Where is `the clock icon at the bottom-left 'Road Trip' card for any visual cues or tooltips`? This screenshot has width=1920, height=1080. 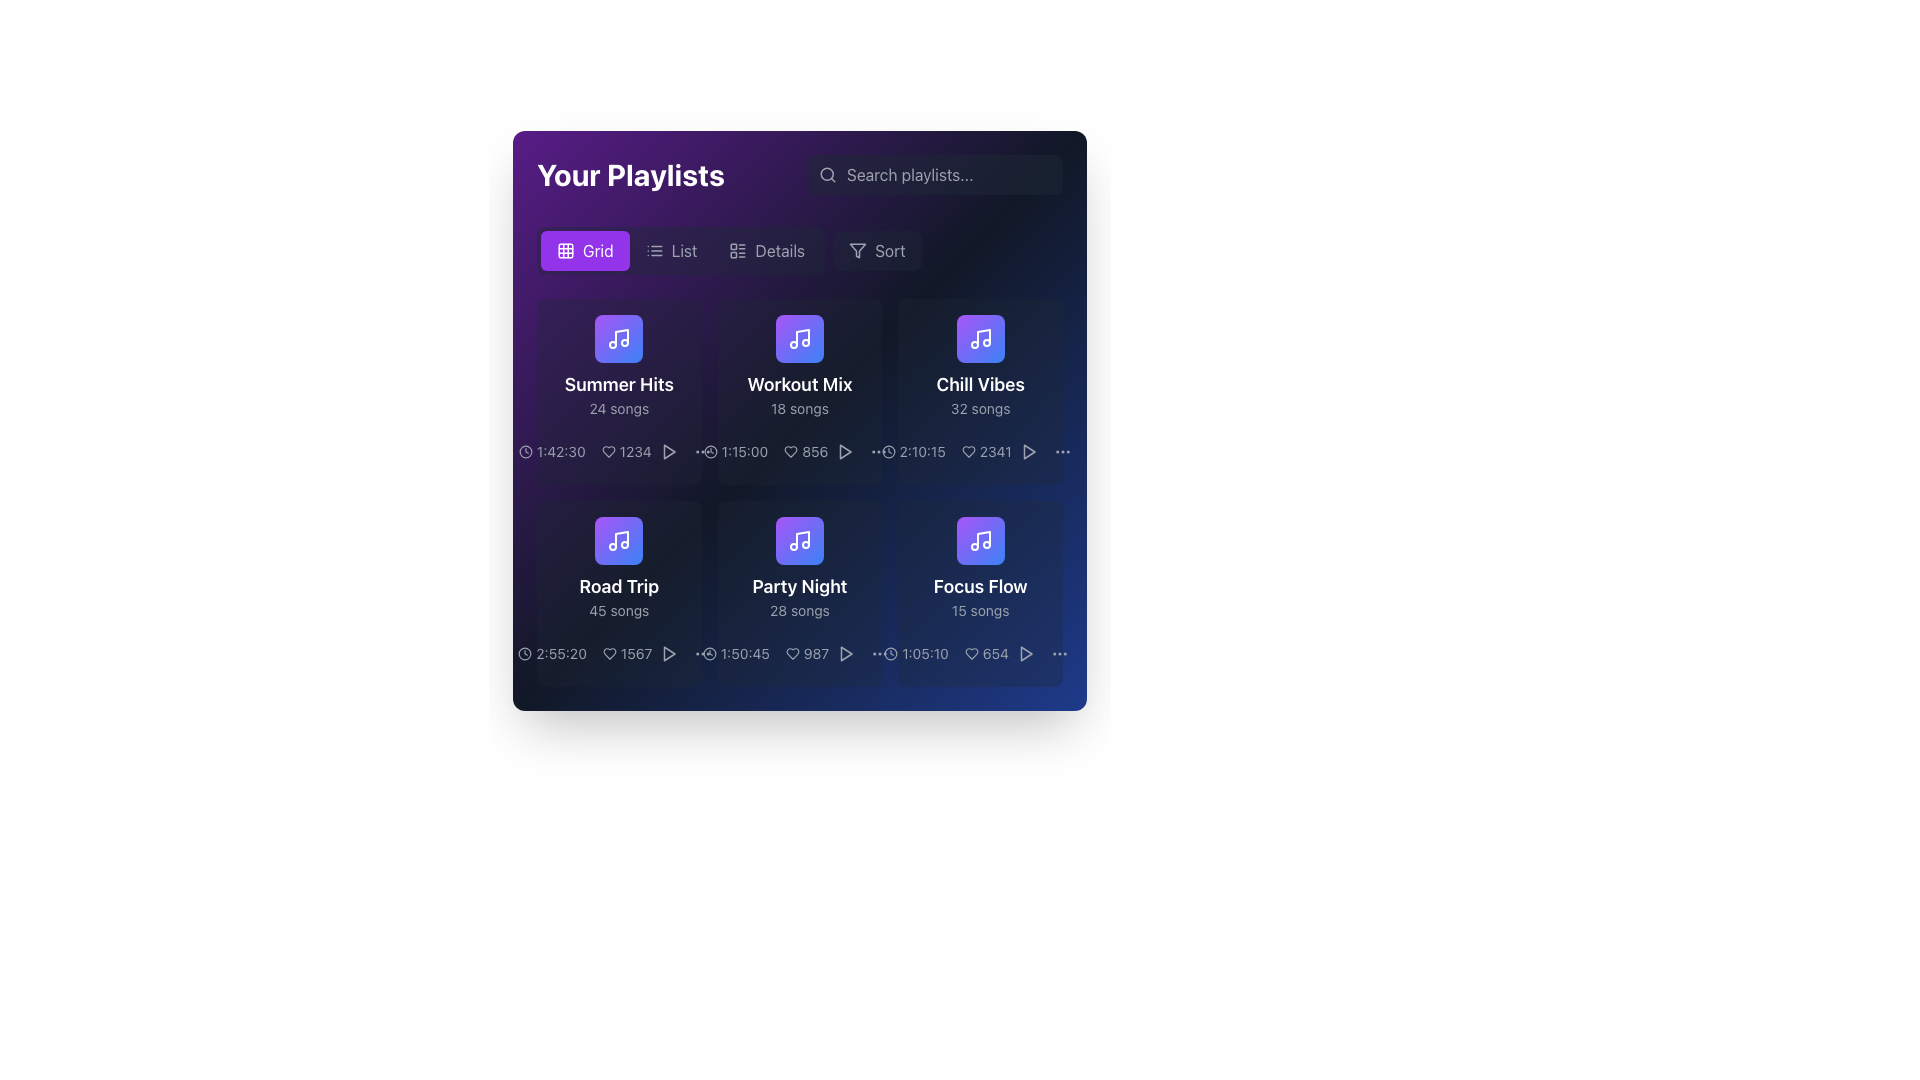 the clock icon at the bottom-left 'Road Trip' card for any visual cues or tooltips is located at coordinates (525, 654).